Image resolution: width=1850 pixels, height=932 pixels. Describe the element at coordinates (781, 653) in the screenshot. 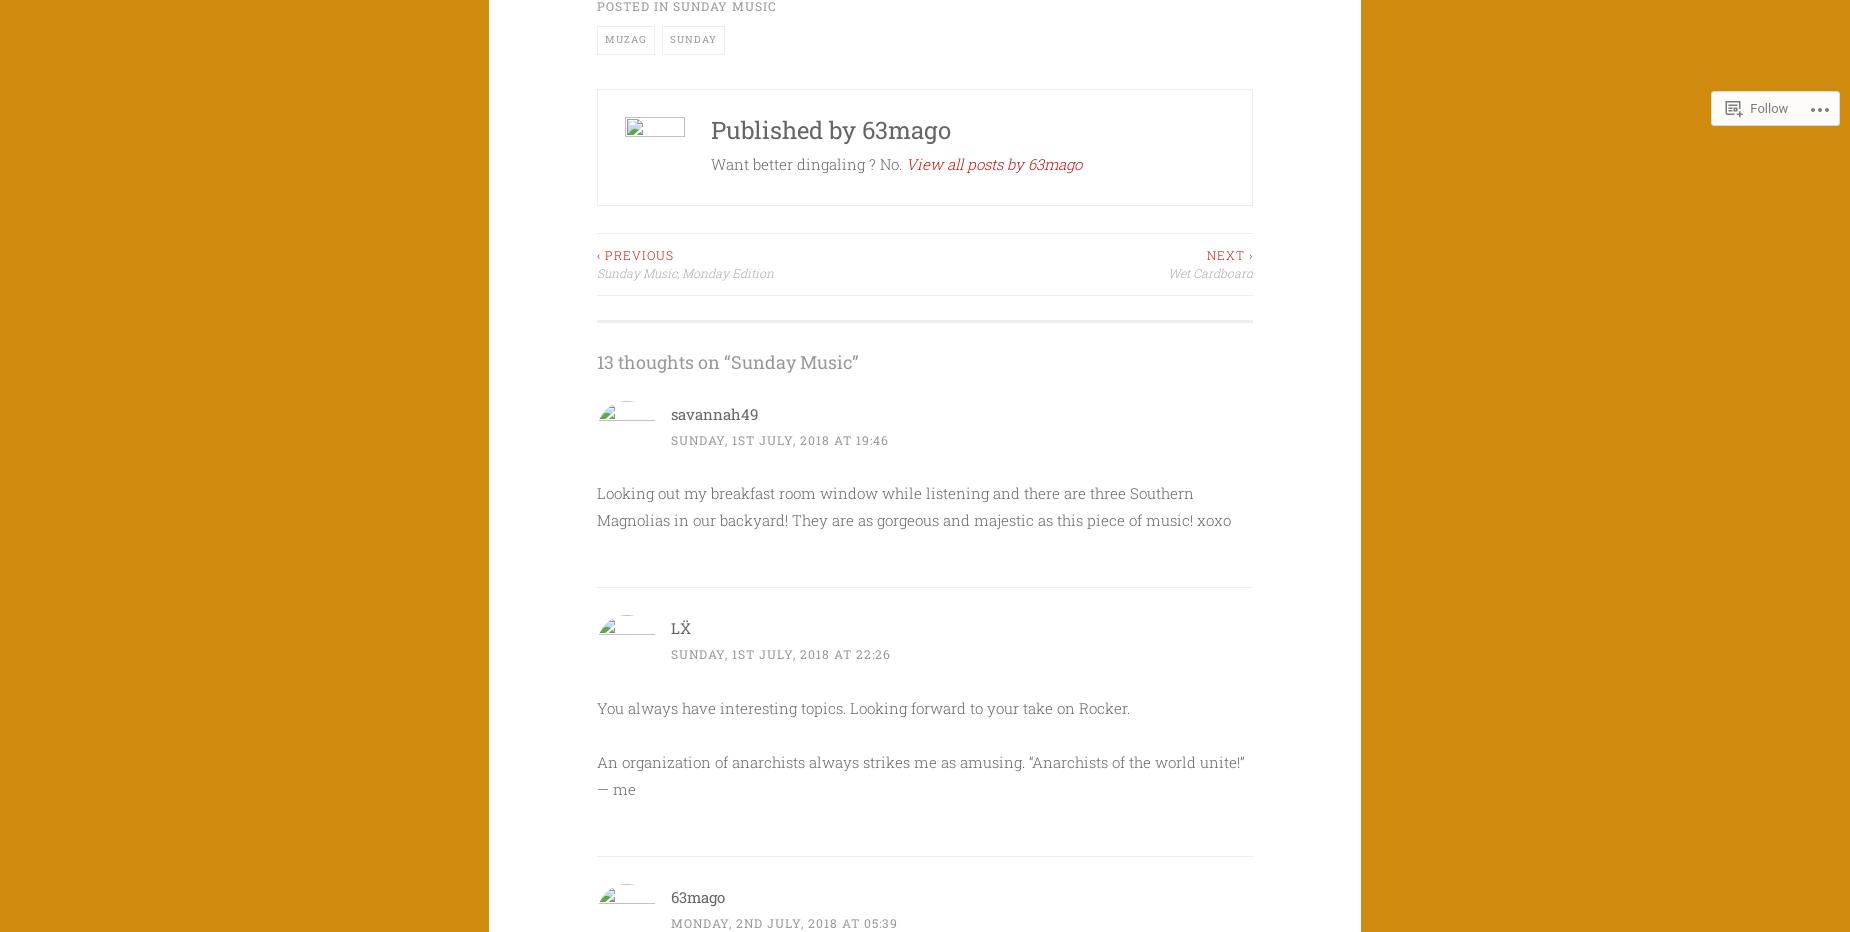

I see `'Sunday, 1st July, 2018 at 22:26'` at that location.